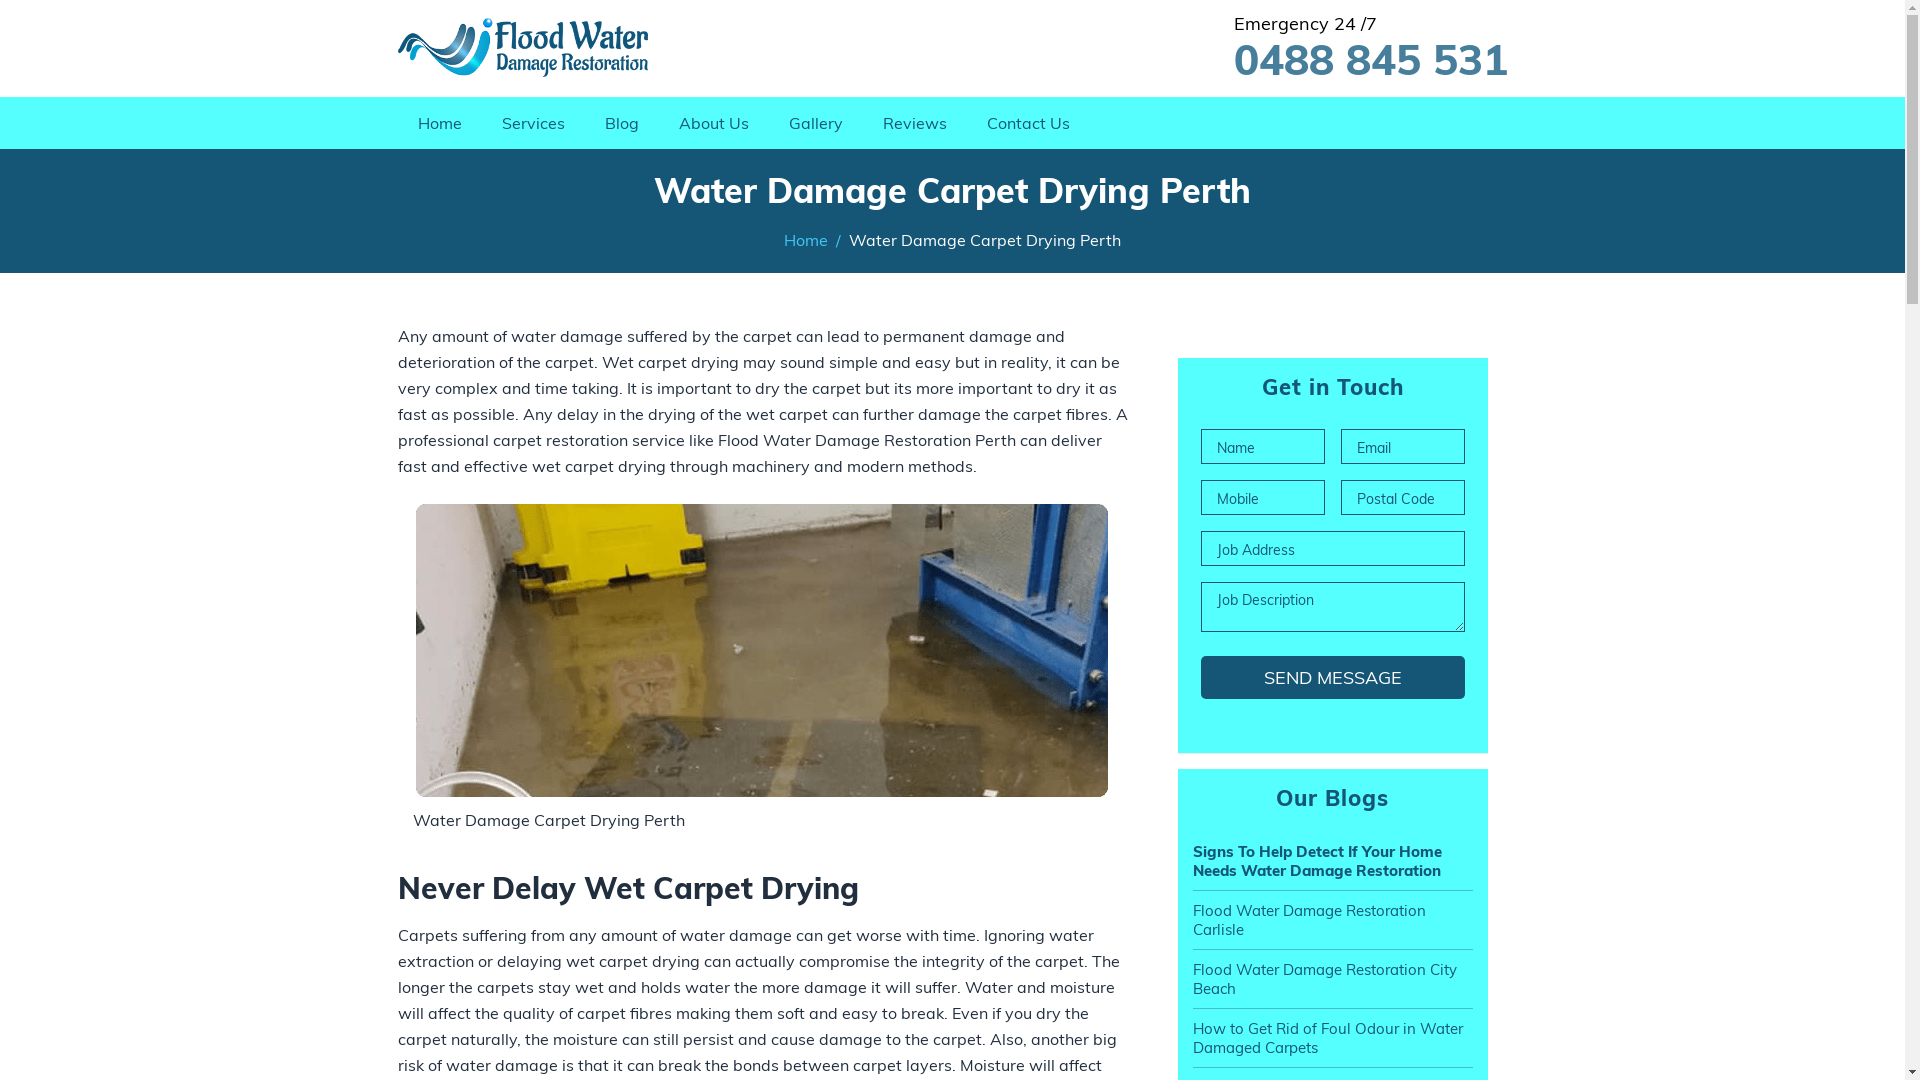 Image resolution: width=1920 pixels, height=1080 pixels. Describe the element at coordinates (815, 123) in the screenshot. I see `'Gallery'` at that location.